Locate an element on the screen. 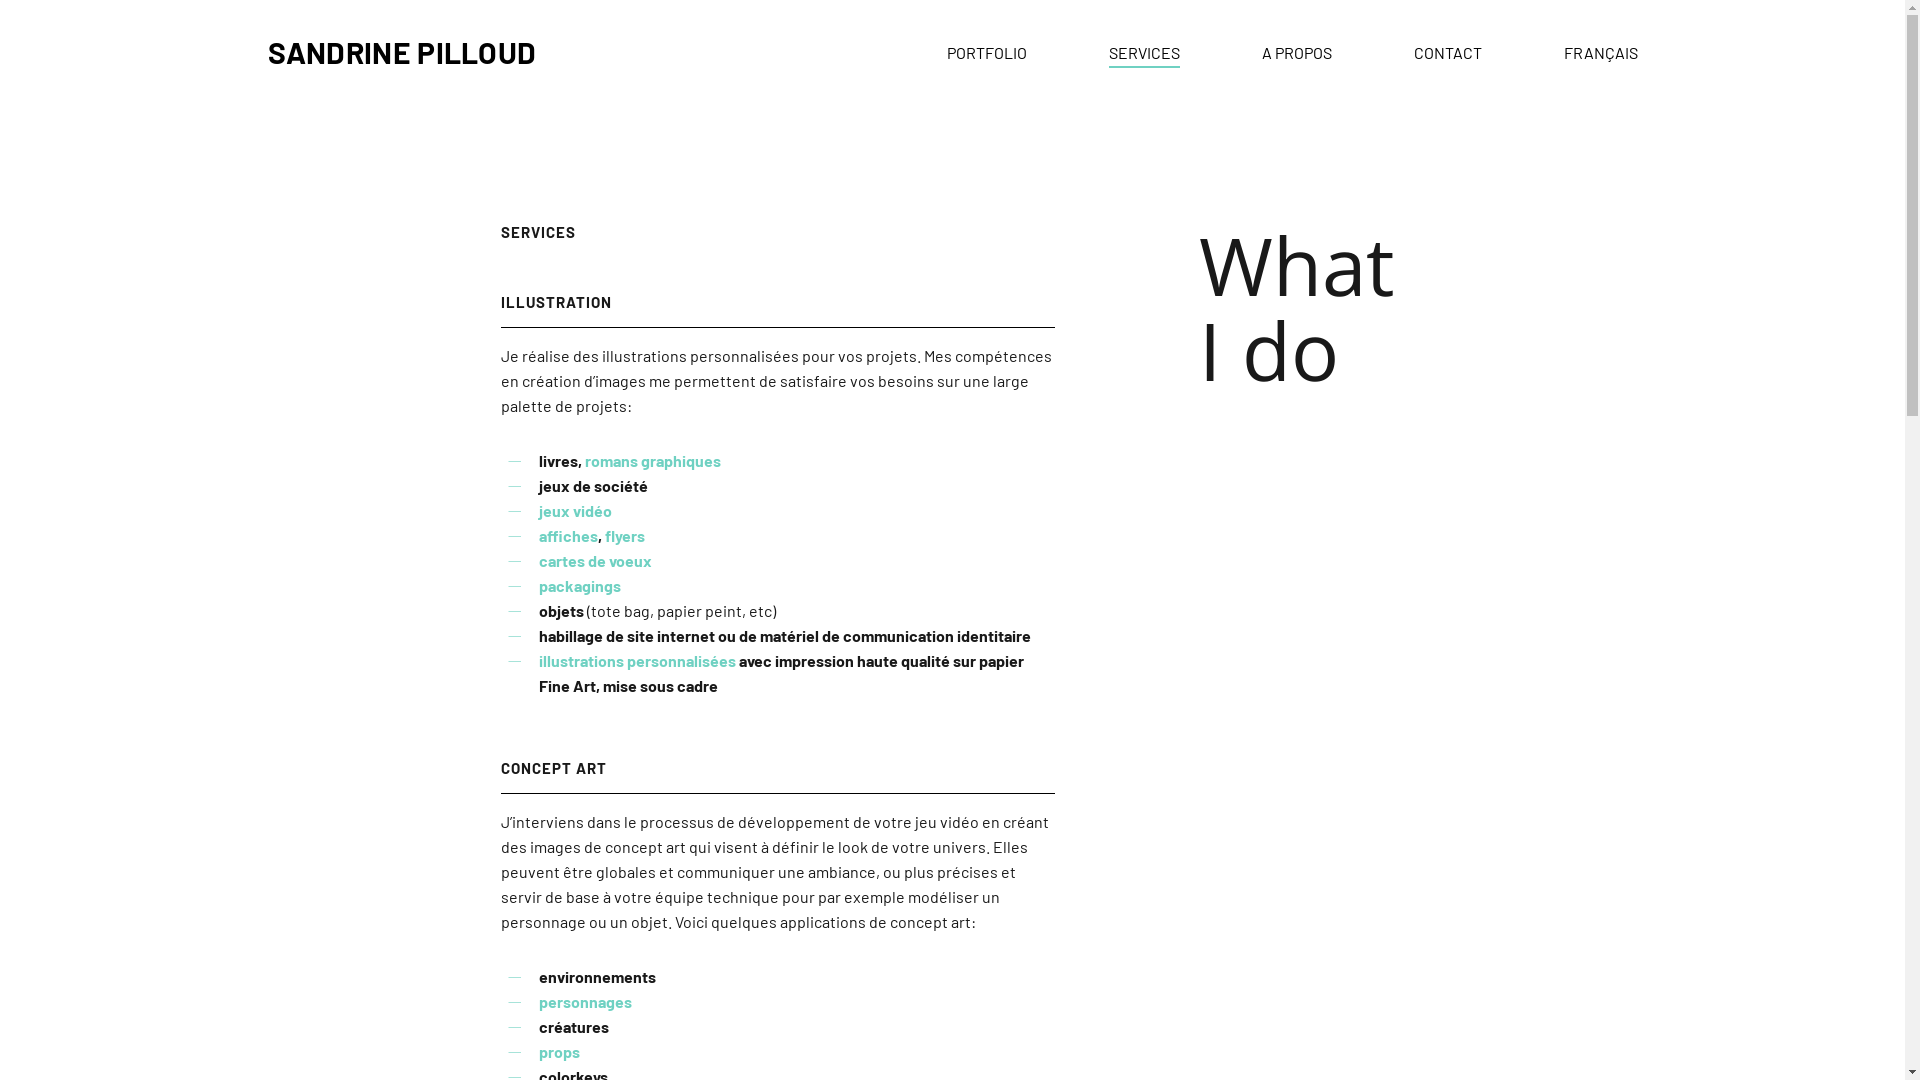  'CONTACT' is located at coordinates (1448, 50).